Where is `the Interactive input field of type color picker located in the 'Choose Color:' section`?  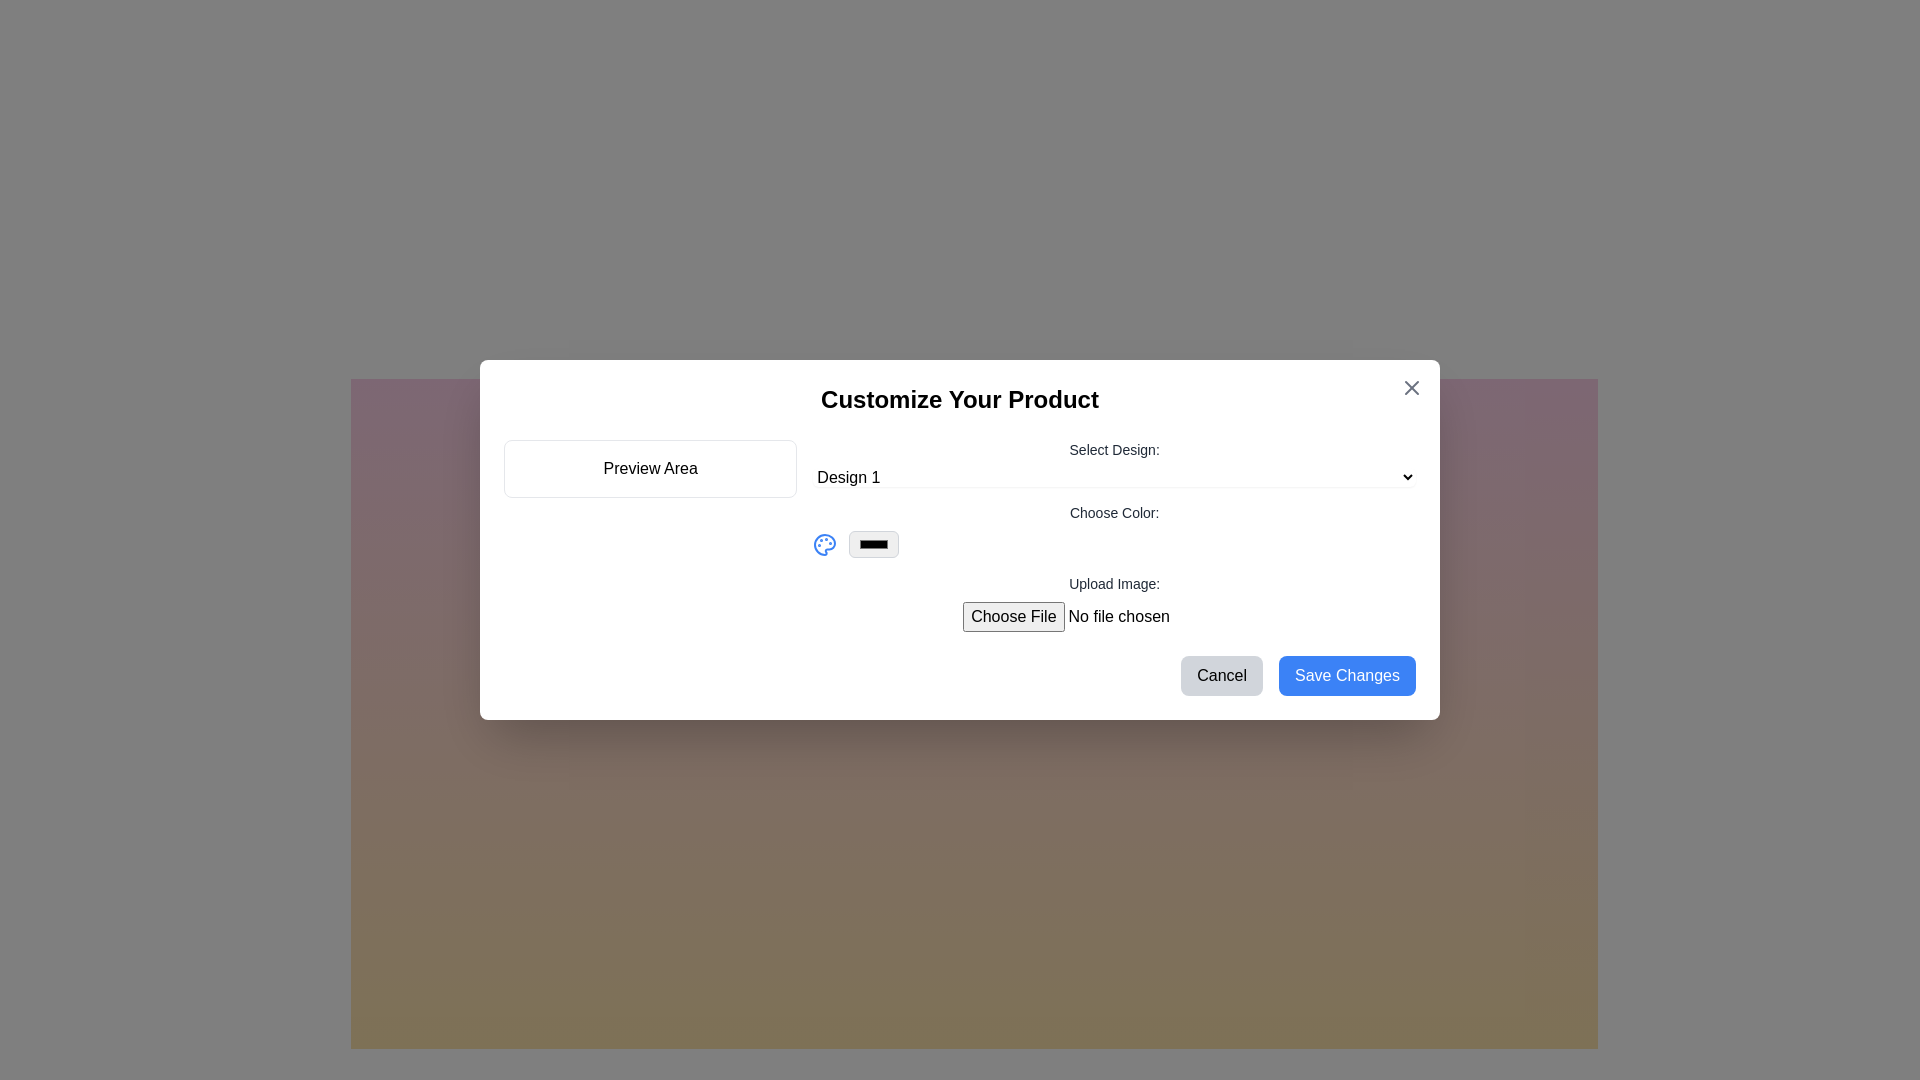
the Interactive input field of type color picker located in the 'Choose Color:' section is located at coordinates (1113, 544).